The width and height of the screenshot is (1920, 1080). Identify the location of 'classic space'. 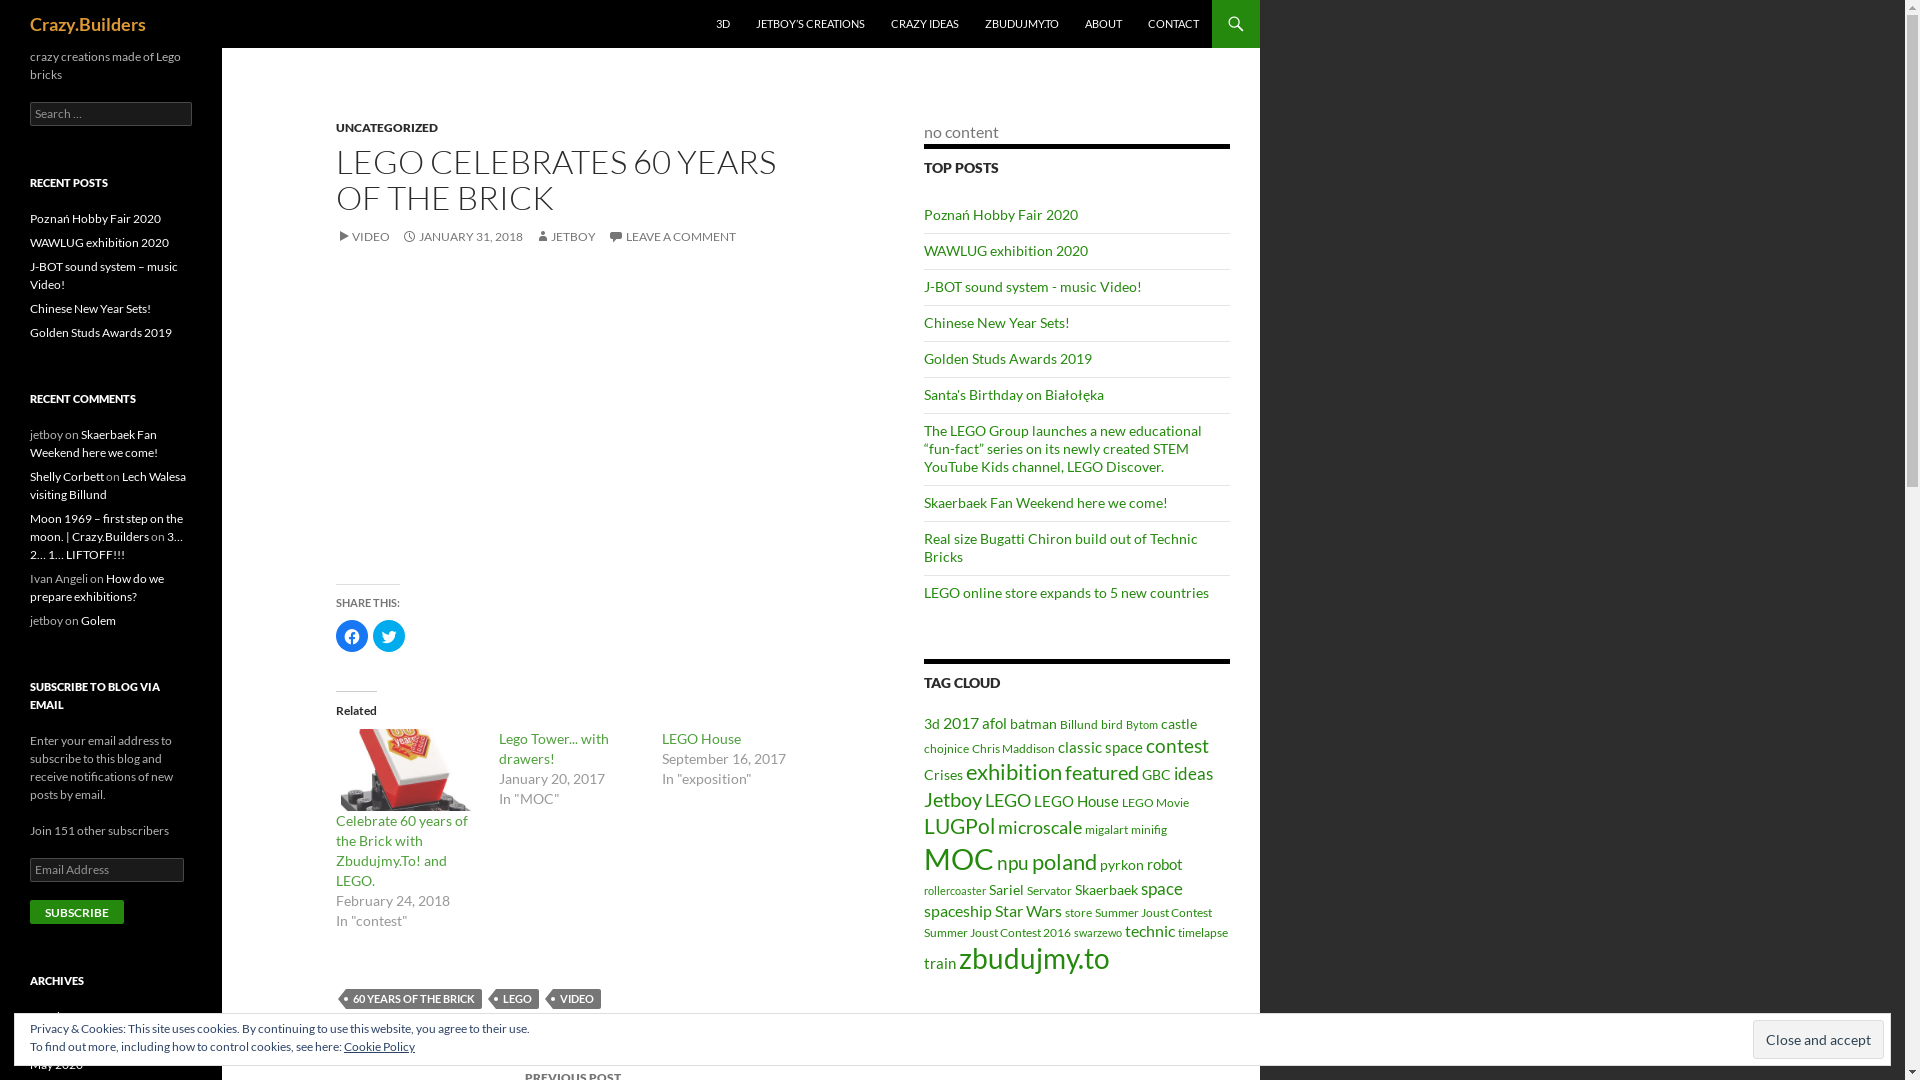
(1099, 747).